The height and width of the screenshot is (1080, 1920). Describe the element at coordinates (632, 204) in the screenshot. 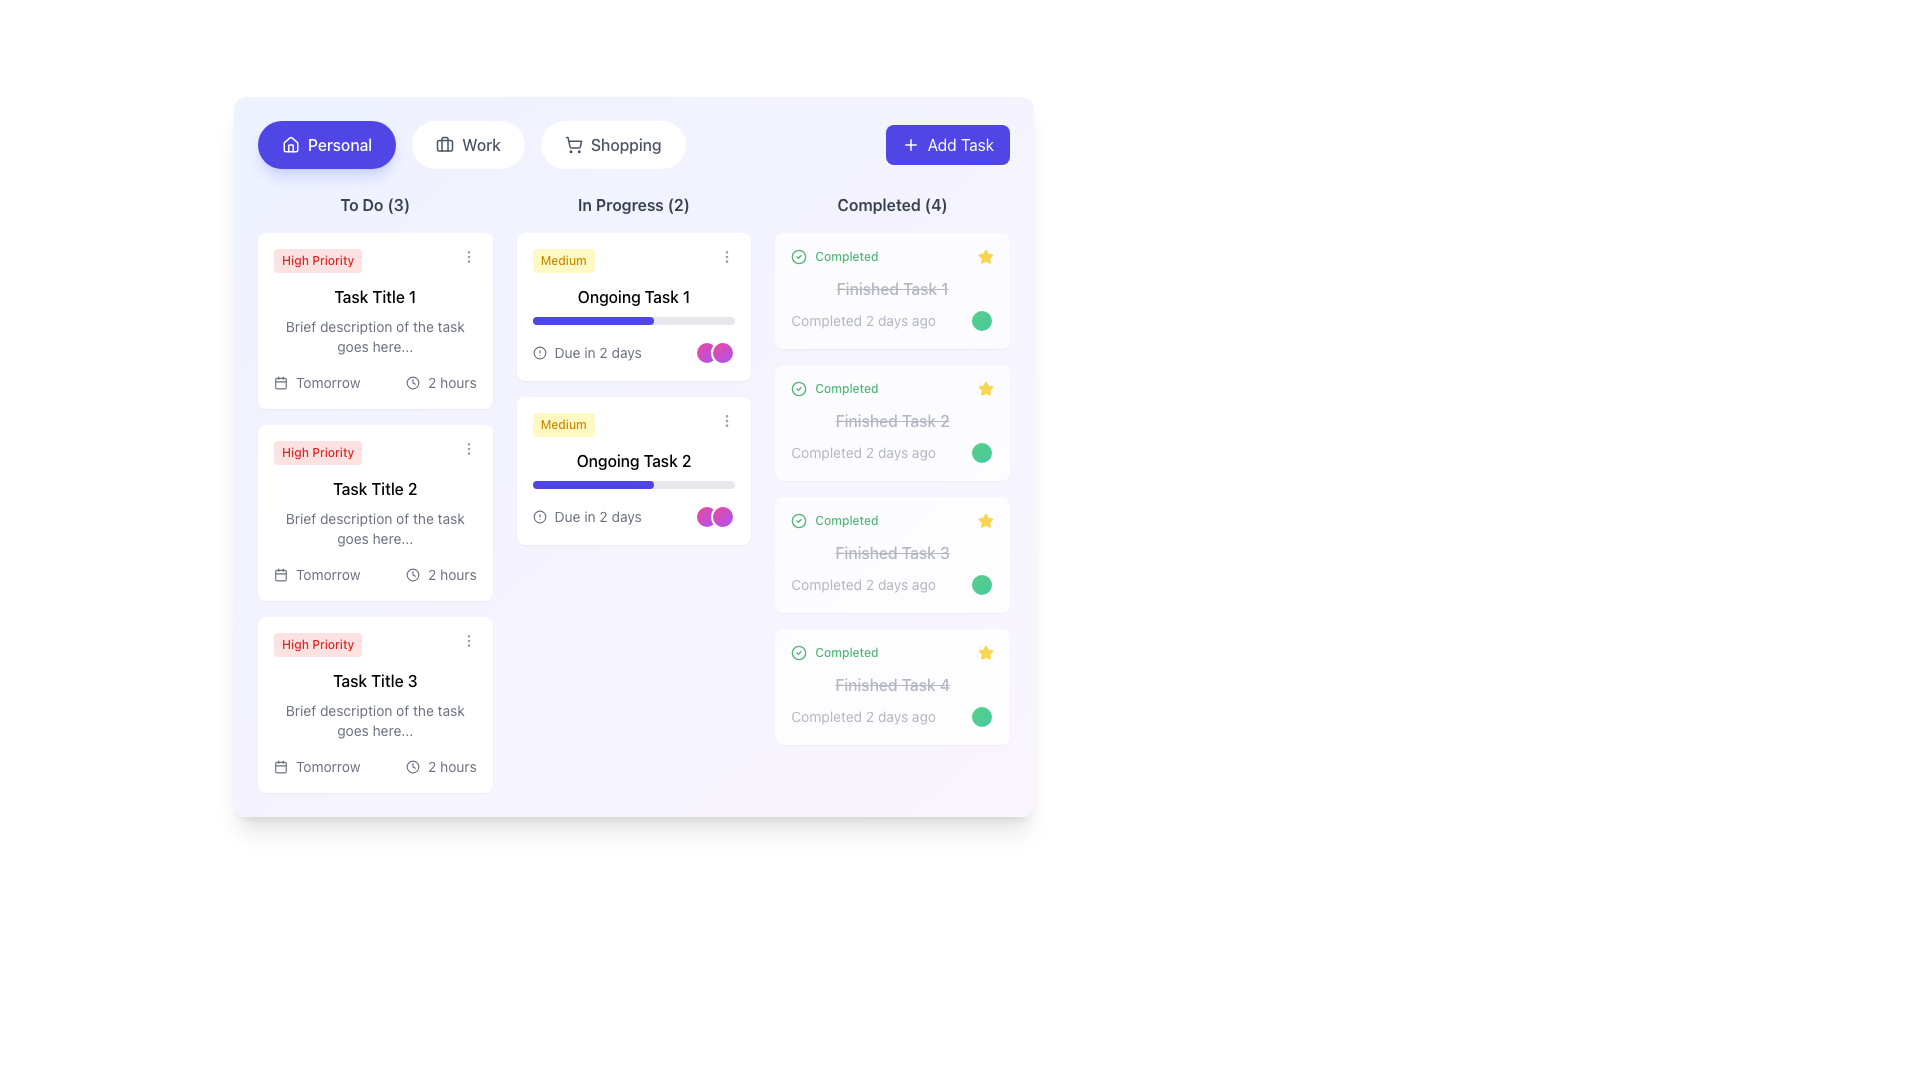

I see `the 'In Progress (2)' text label, which is a bold, semi-dark font element indicating the current tasks in progress` at that location.